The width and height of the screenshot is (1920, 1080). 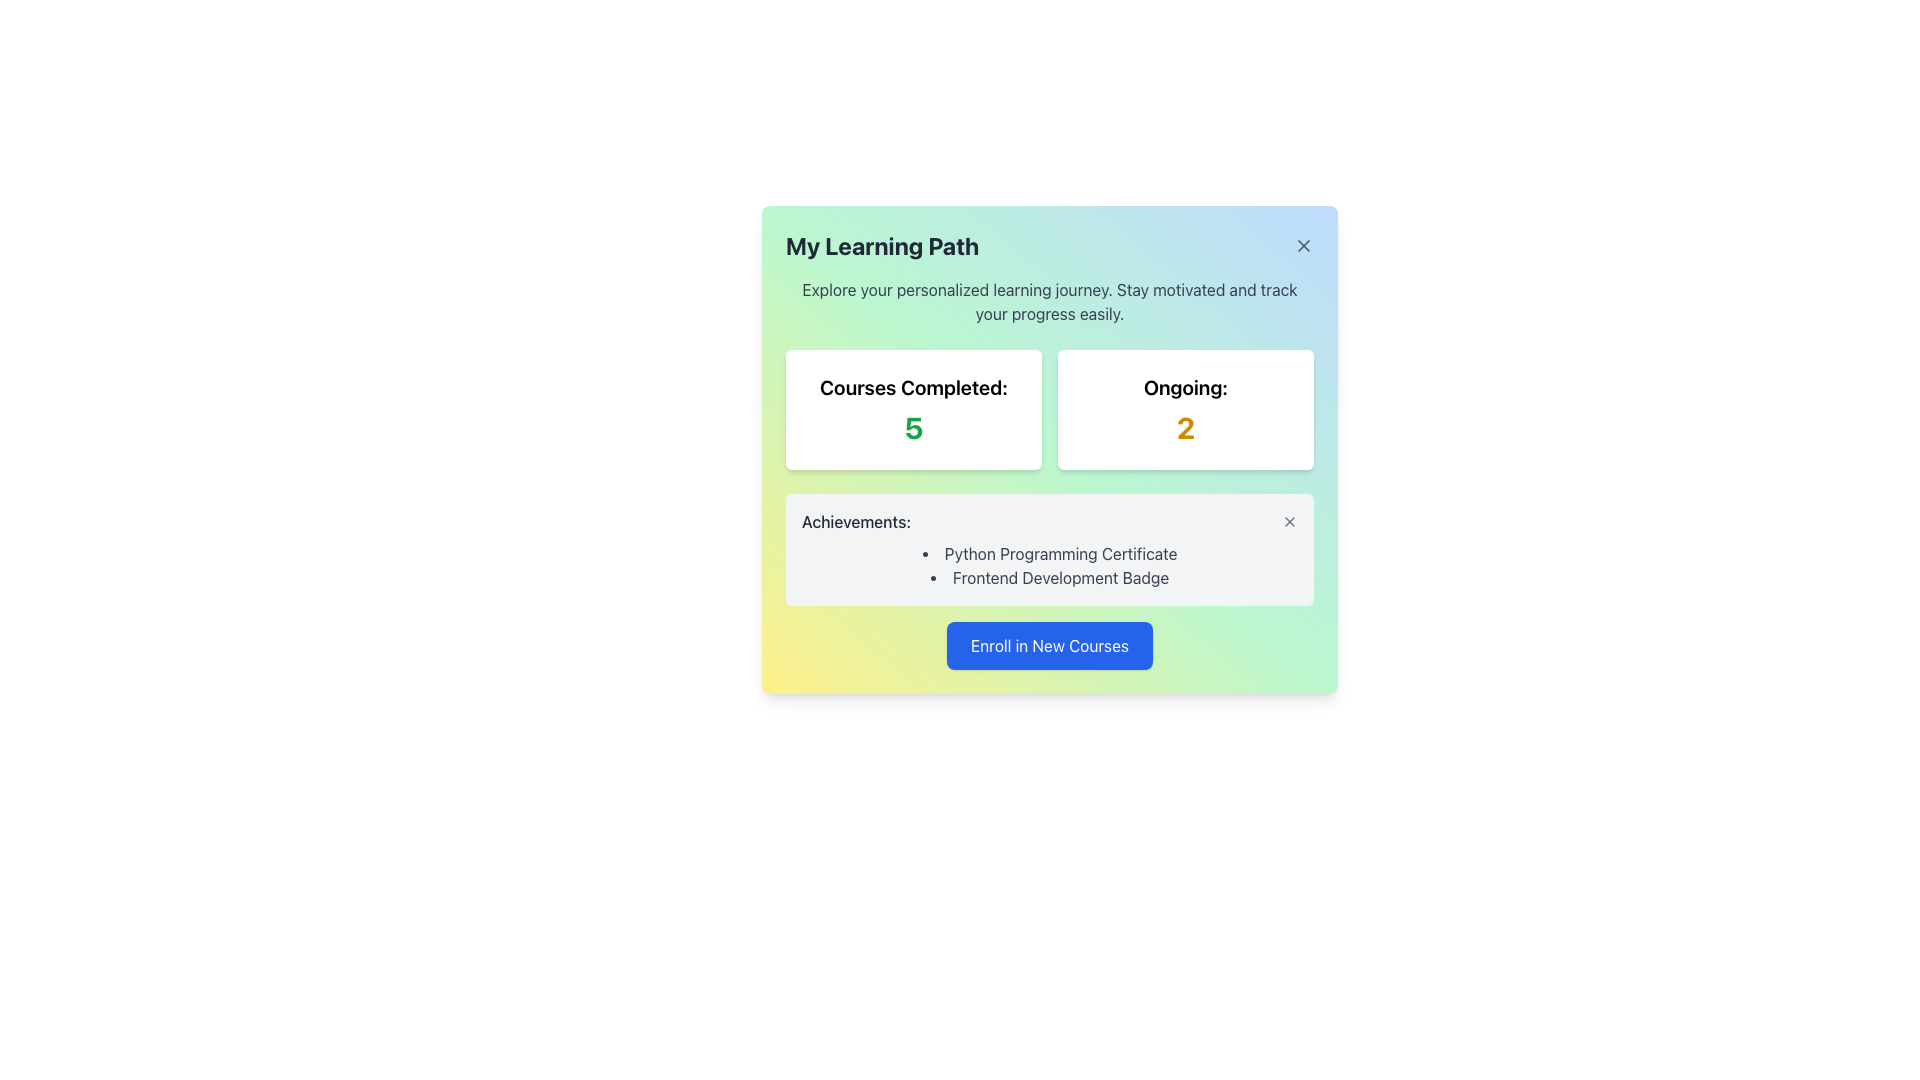 I want to click on information displayed in the Informational panel located below 'Courses Completed: 5' and 'Ongoing: 2', and above the 'Enroll in New Courses' button, so click(x=1049, y=550).